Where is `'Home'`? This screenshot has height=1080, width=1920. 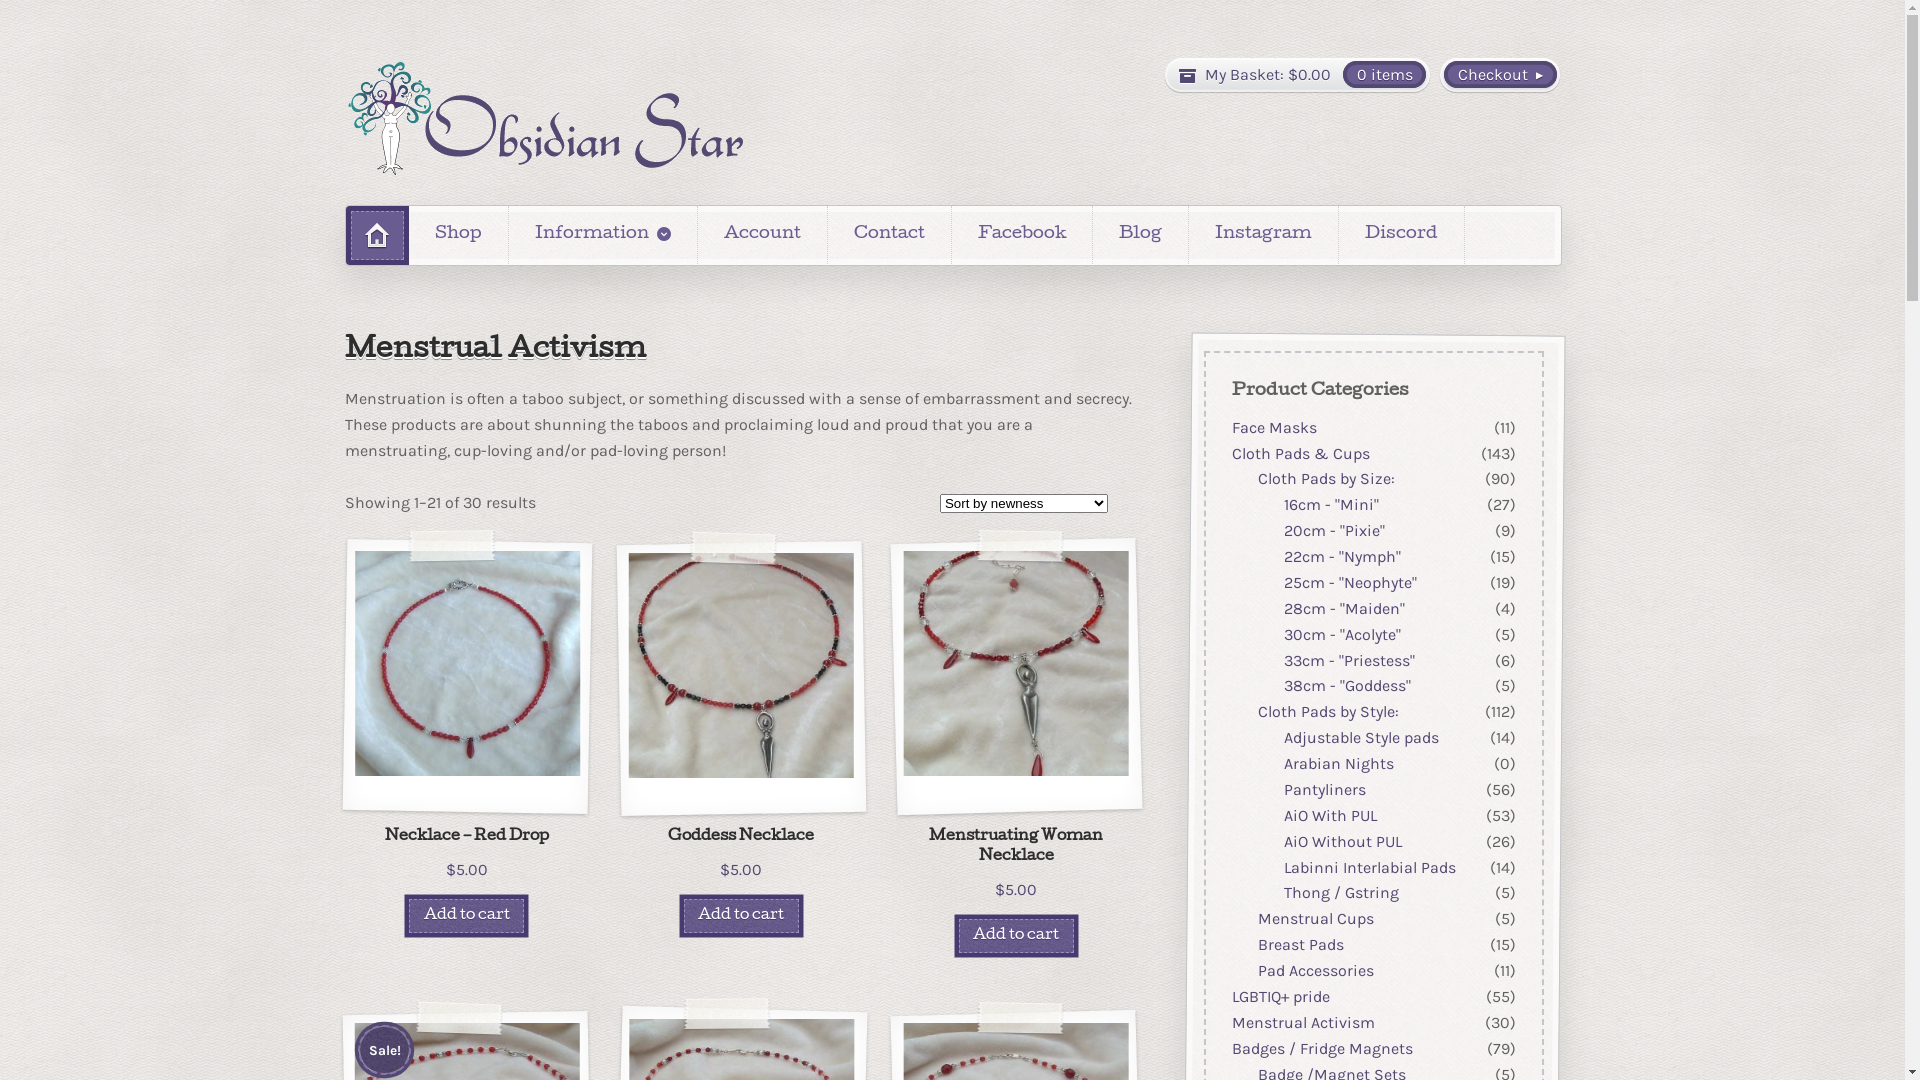
'Home' is located at coordinates (378, 234).